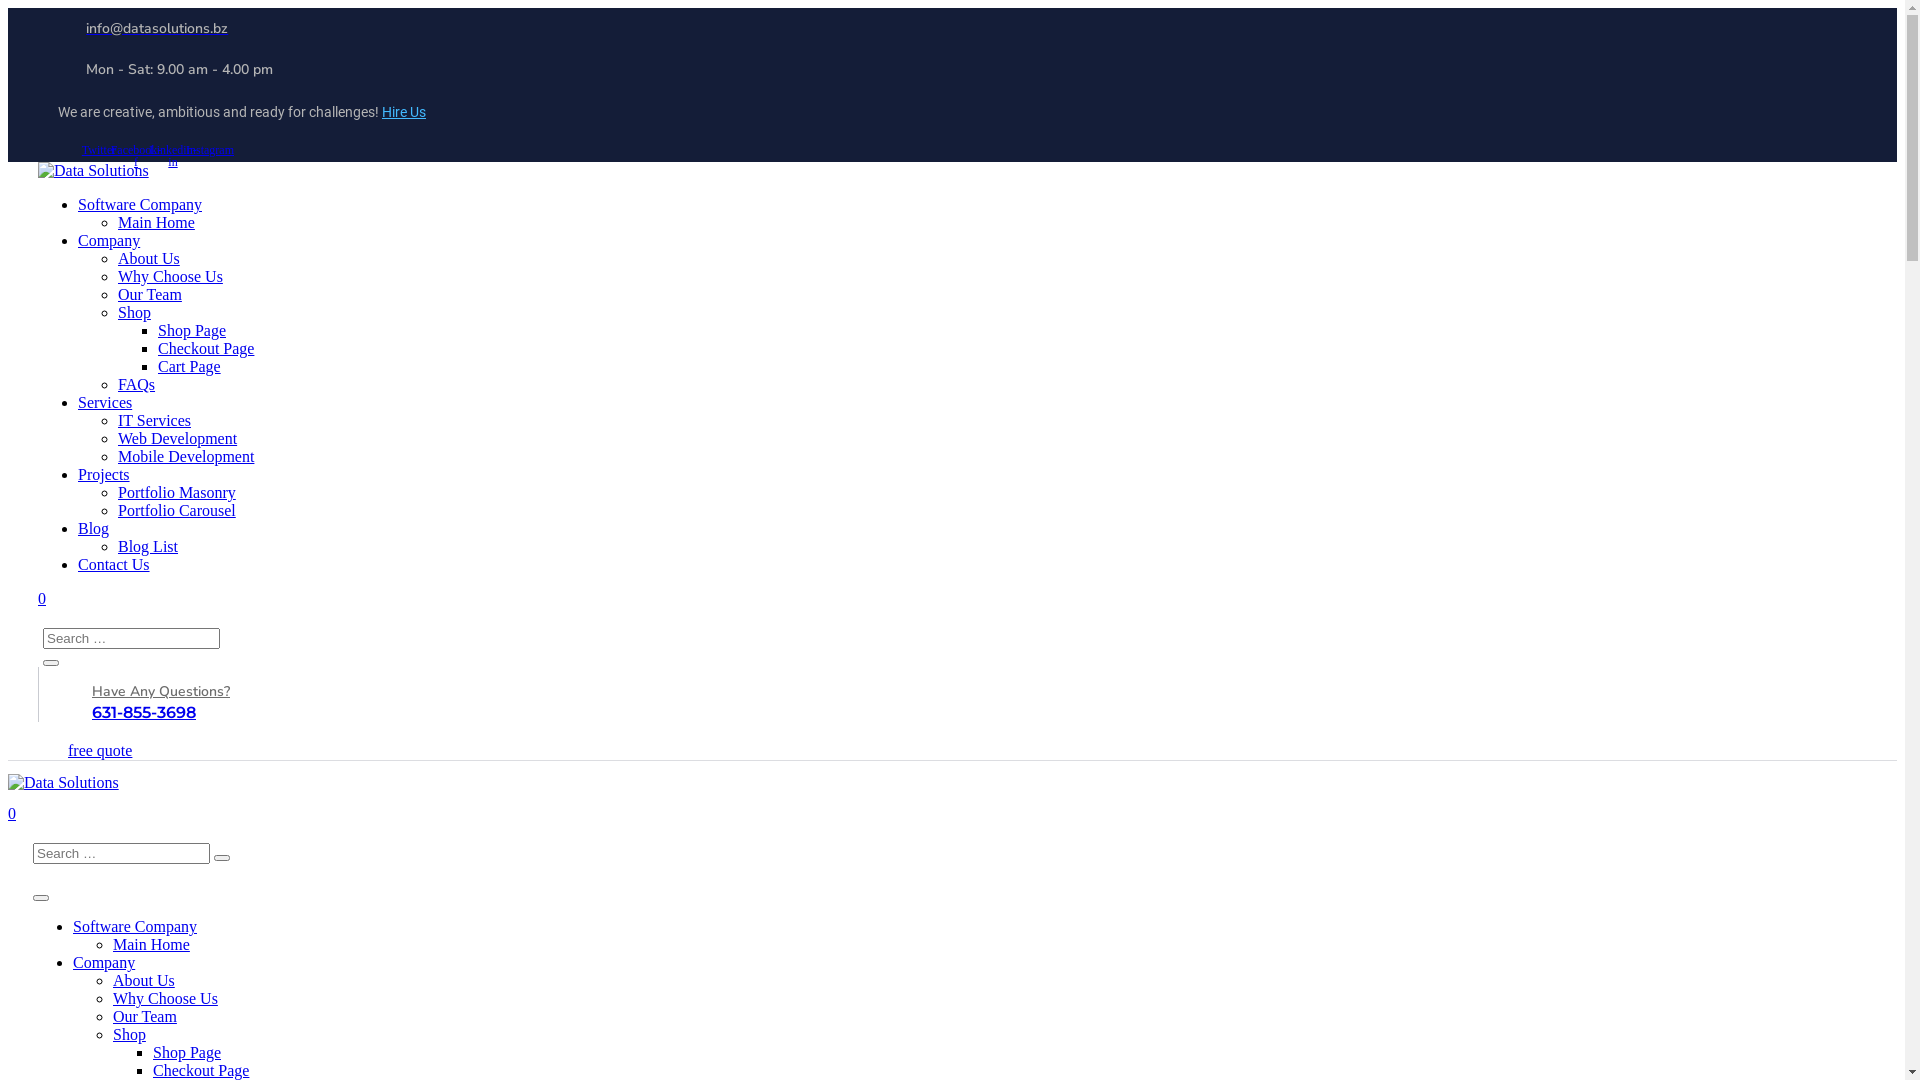 The height and width of the screenshot is (1080, 1920). I want to click on 'Facebook-f', so click(134, 154).